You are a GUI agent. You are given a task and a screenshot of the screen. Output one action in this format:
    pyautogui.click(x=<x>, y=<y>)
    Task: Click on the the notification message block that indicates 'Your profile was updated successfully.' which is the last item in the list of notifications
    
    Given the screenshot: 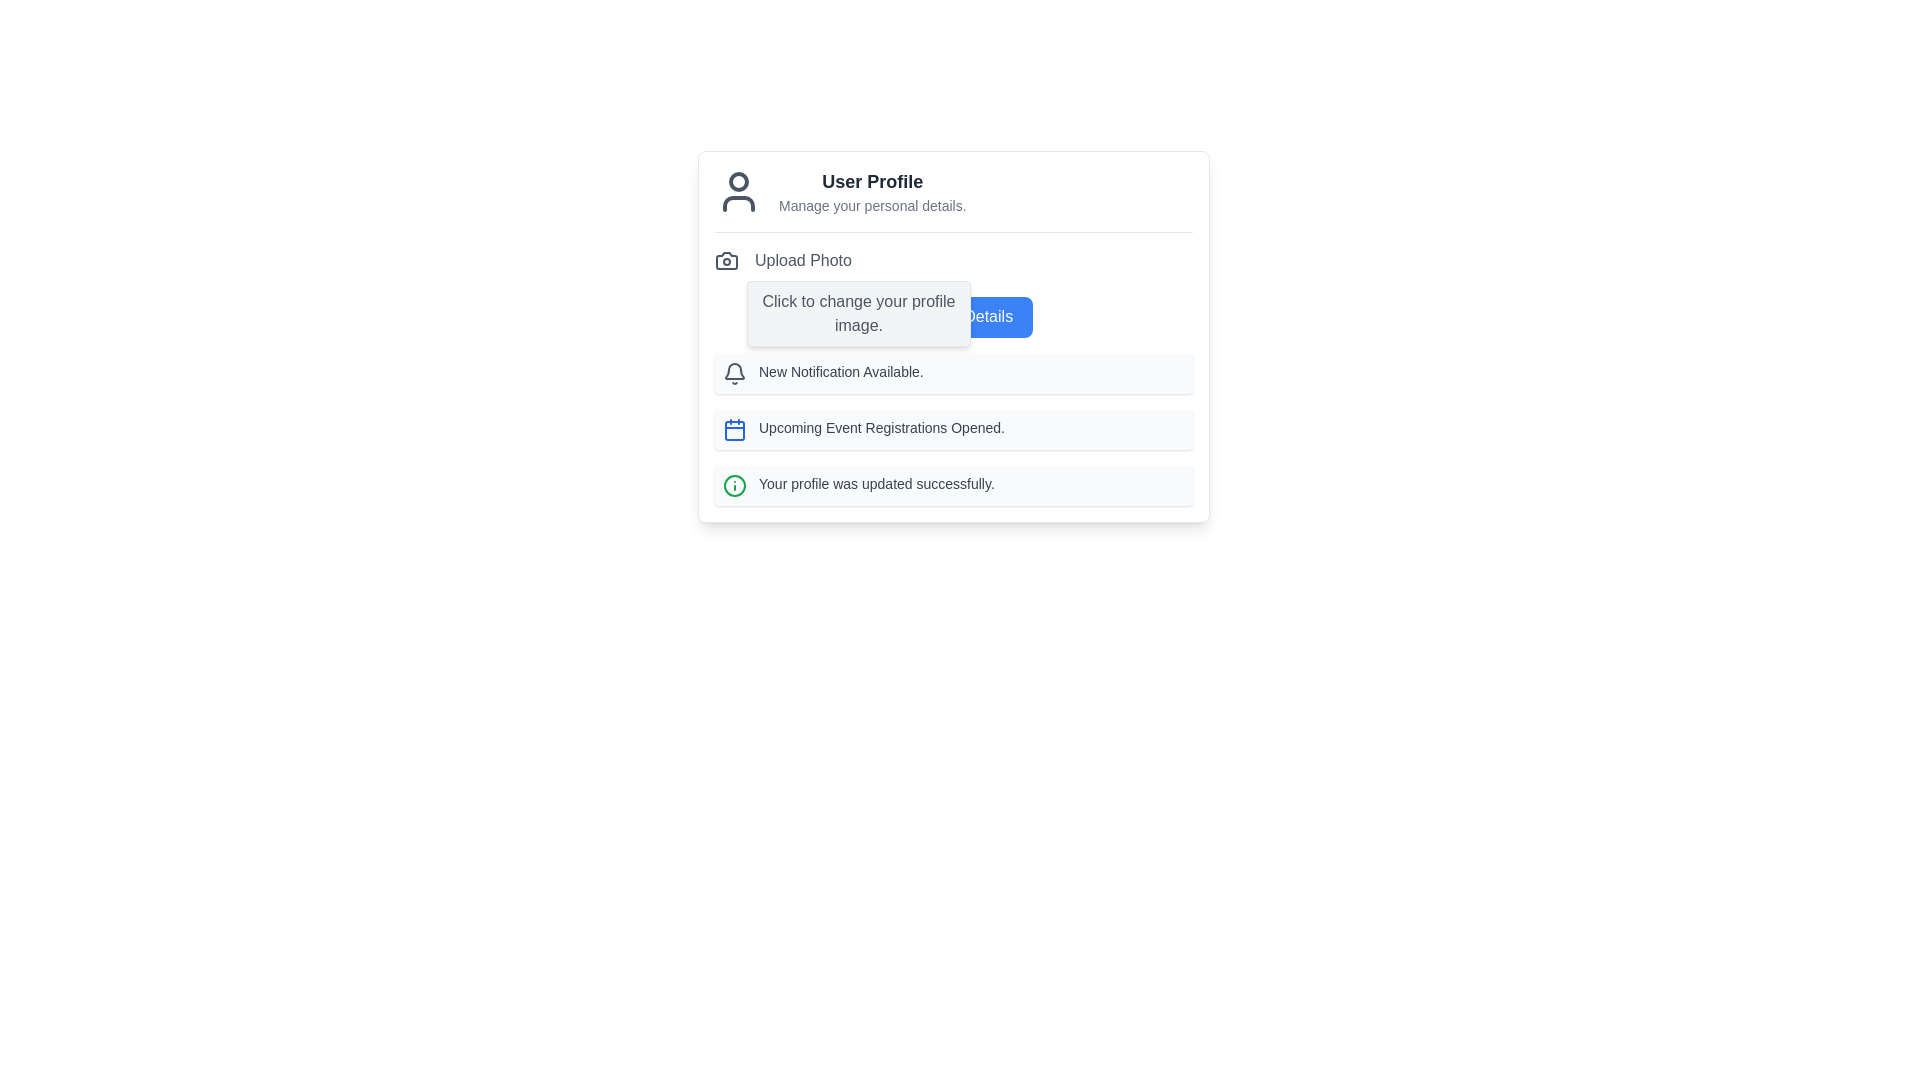 What is the action you would take?
    pyautogui.click(x=953, y=485)
    